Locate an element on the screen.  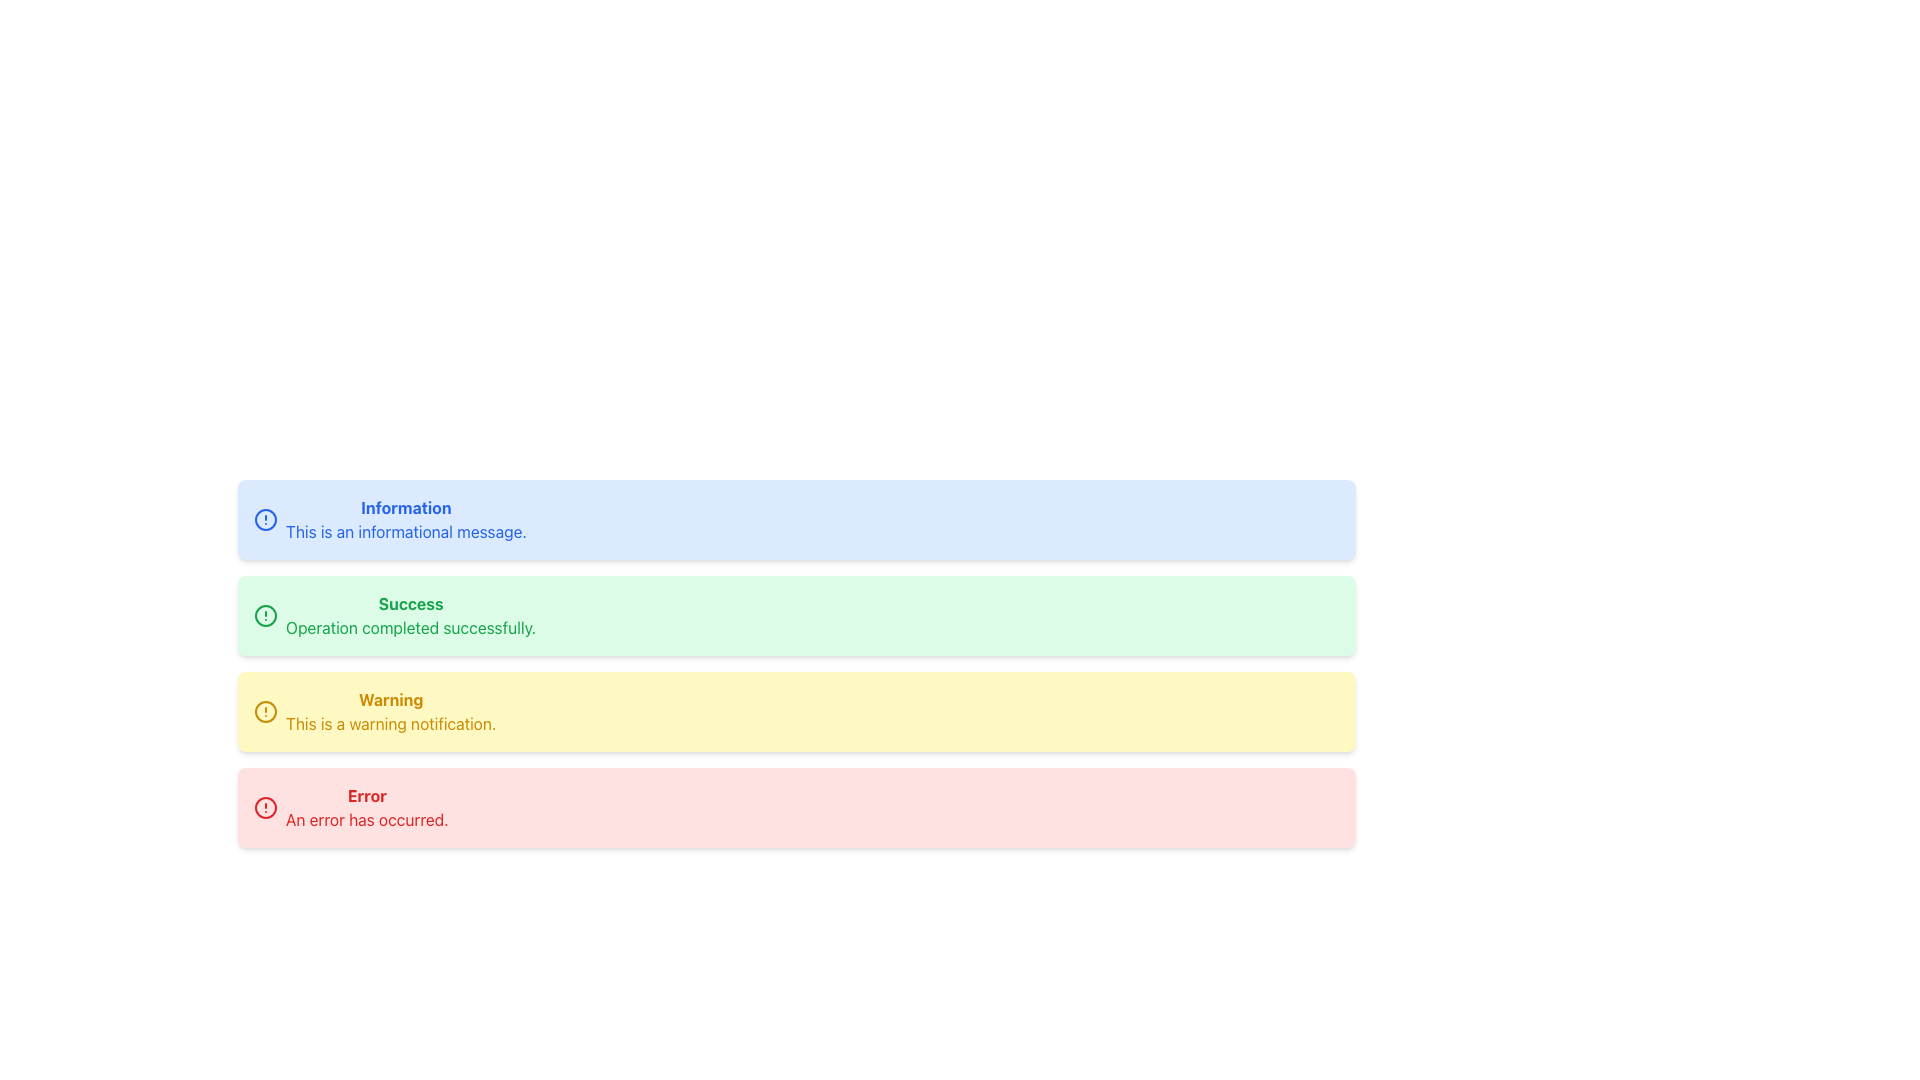
warning notification text that says 'This is a warning notification.' which is displayed in orange/yellow against a yellow background within the notification card is located at coordinates (391, 724).